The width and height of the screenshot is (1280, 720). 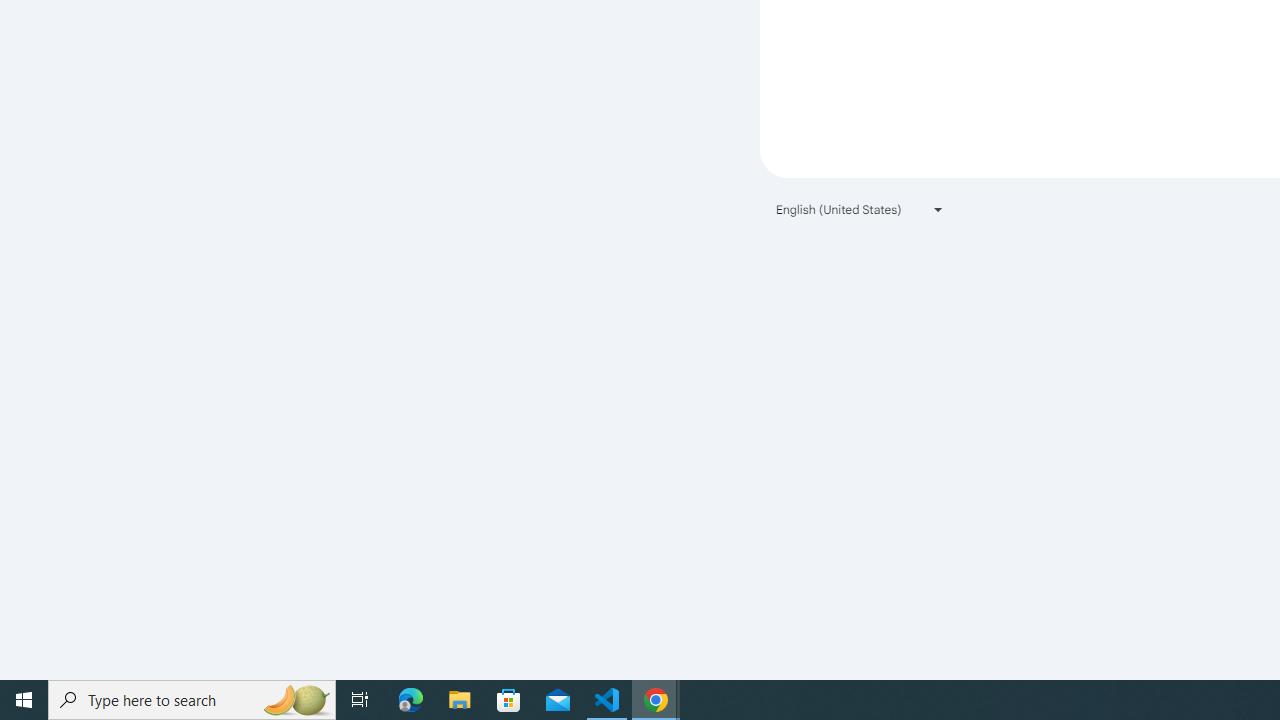 I want to click on 'English (United States)', so click(x=860, y=209).